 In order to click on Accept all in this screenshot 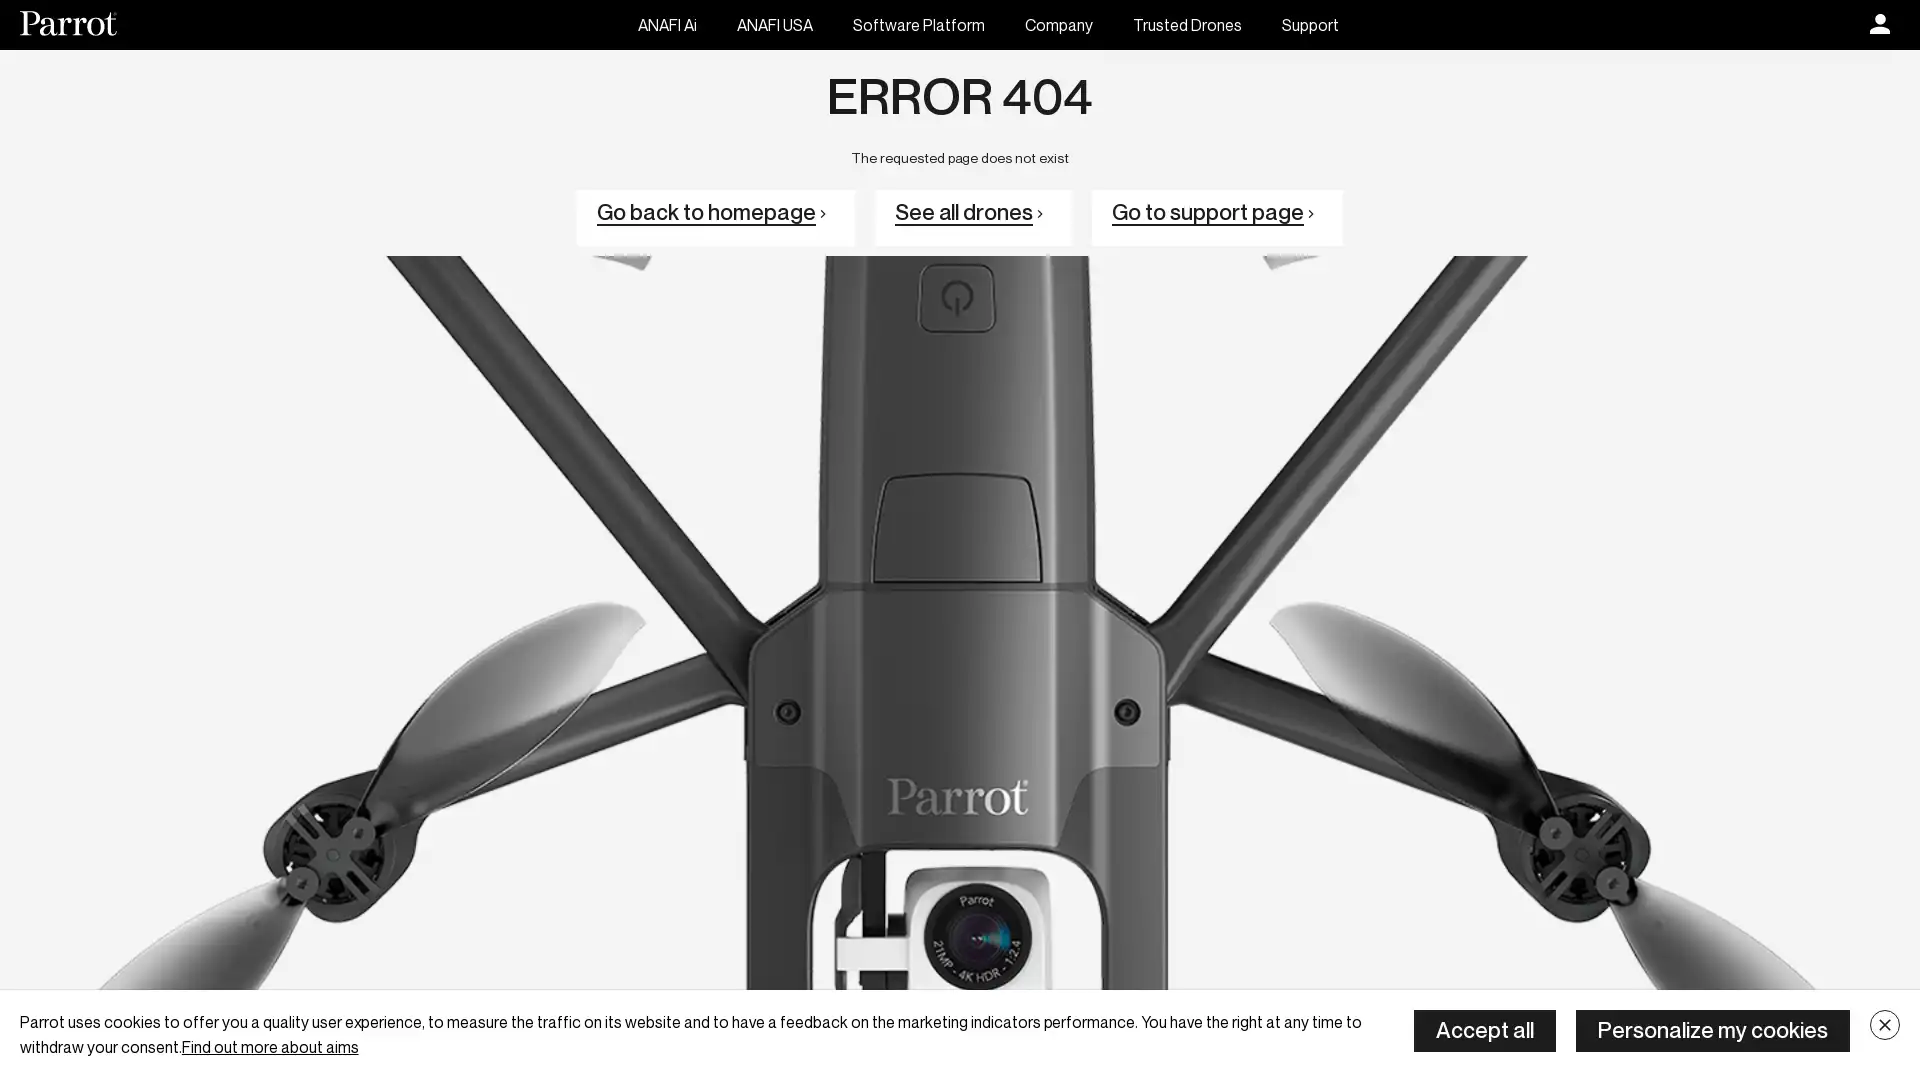, I will do `click(1484, 1030)`.